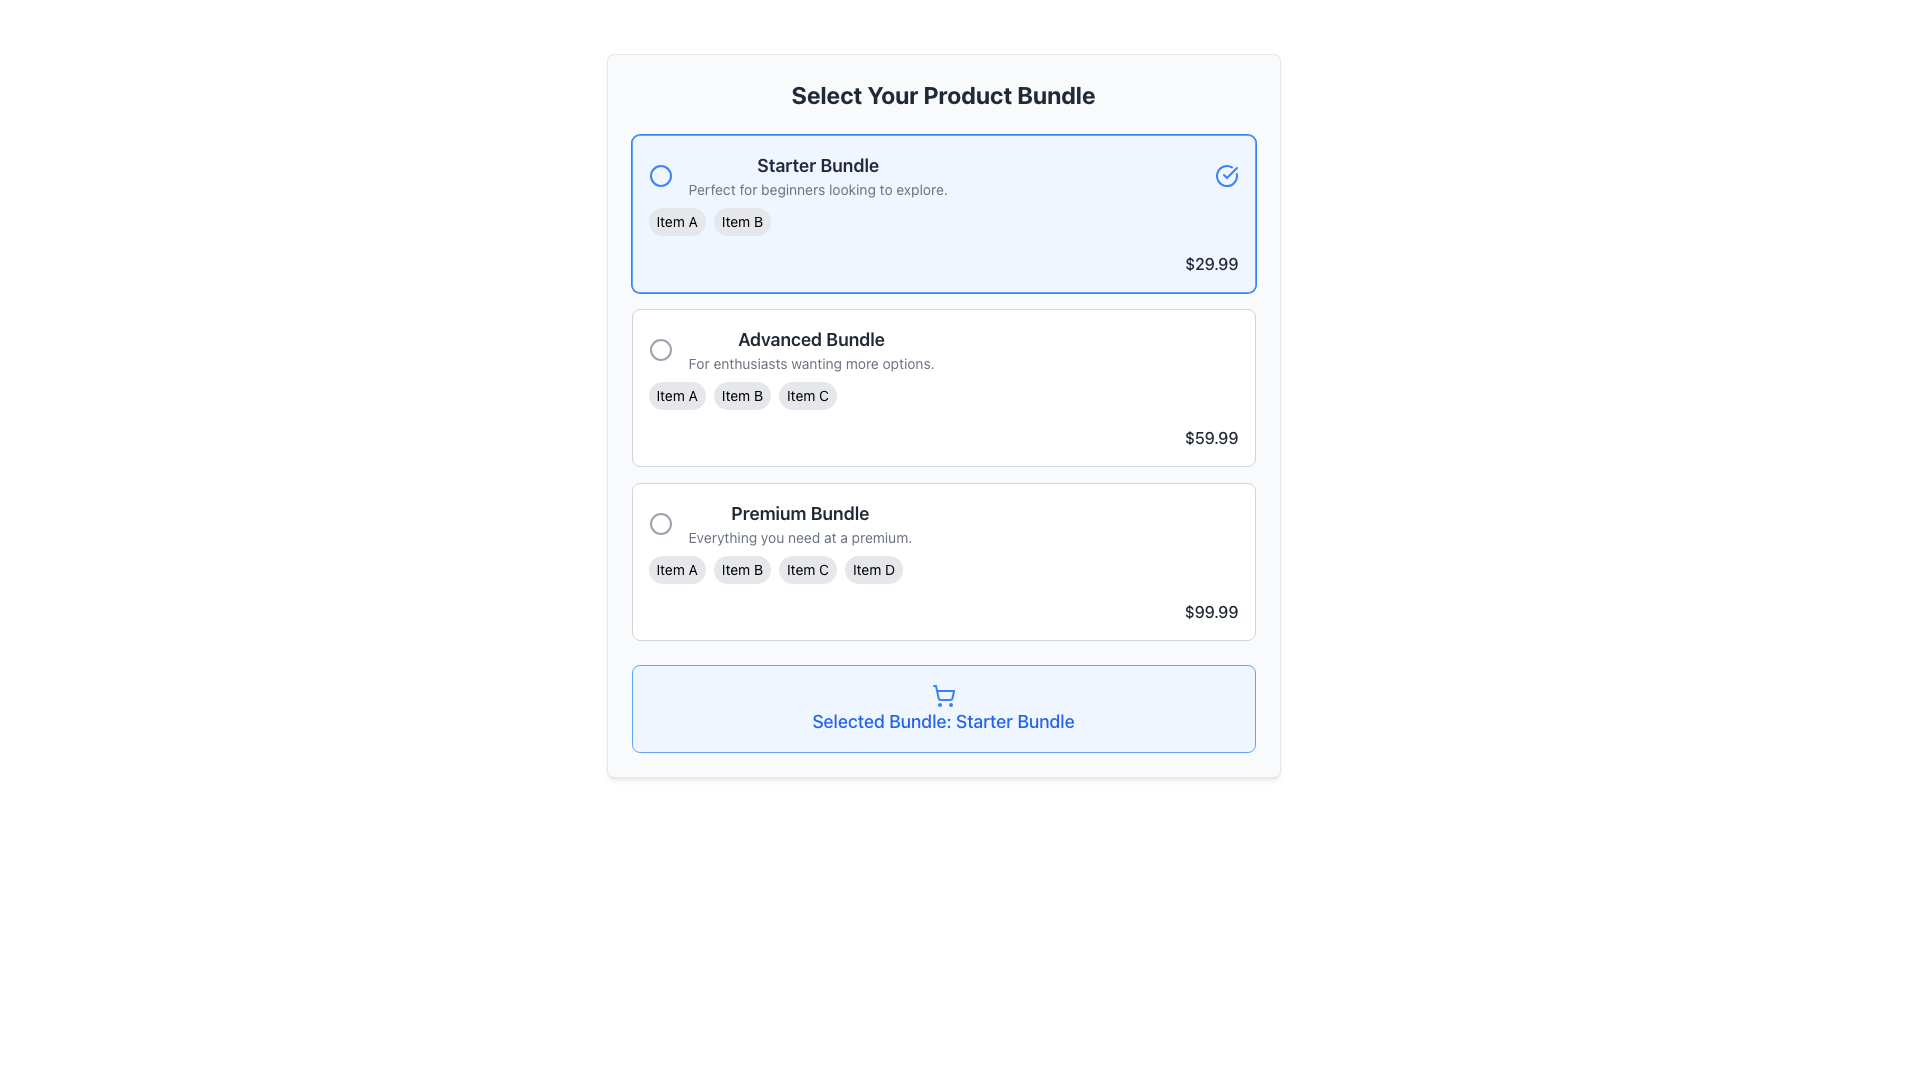 The image size is (1920, 1080). I want to click on the 'Item D' label badge, which is a rectangular button-like segment with black text on a light gray background, located within the 'Premium Bundle' section, so click(874, 570).